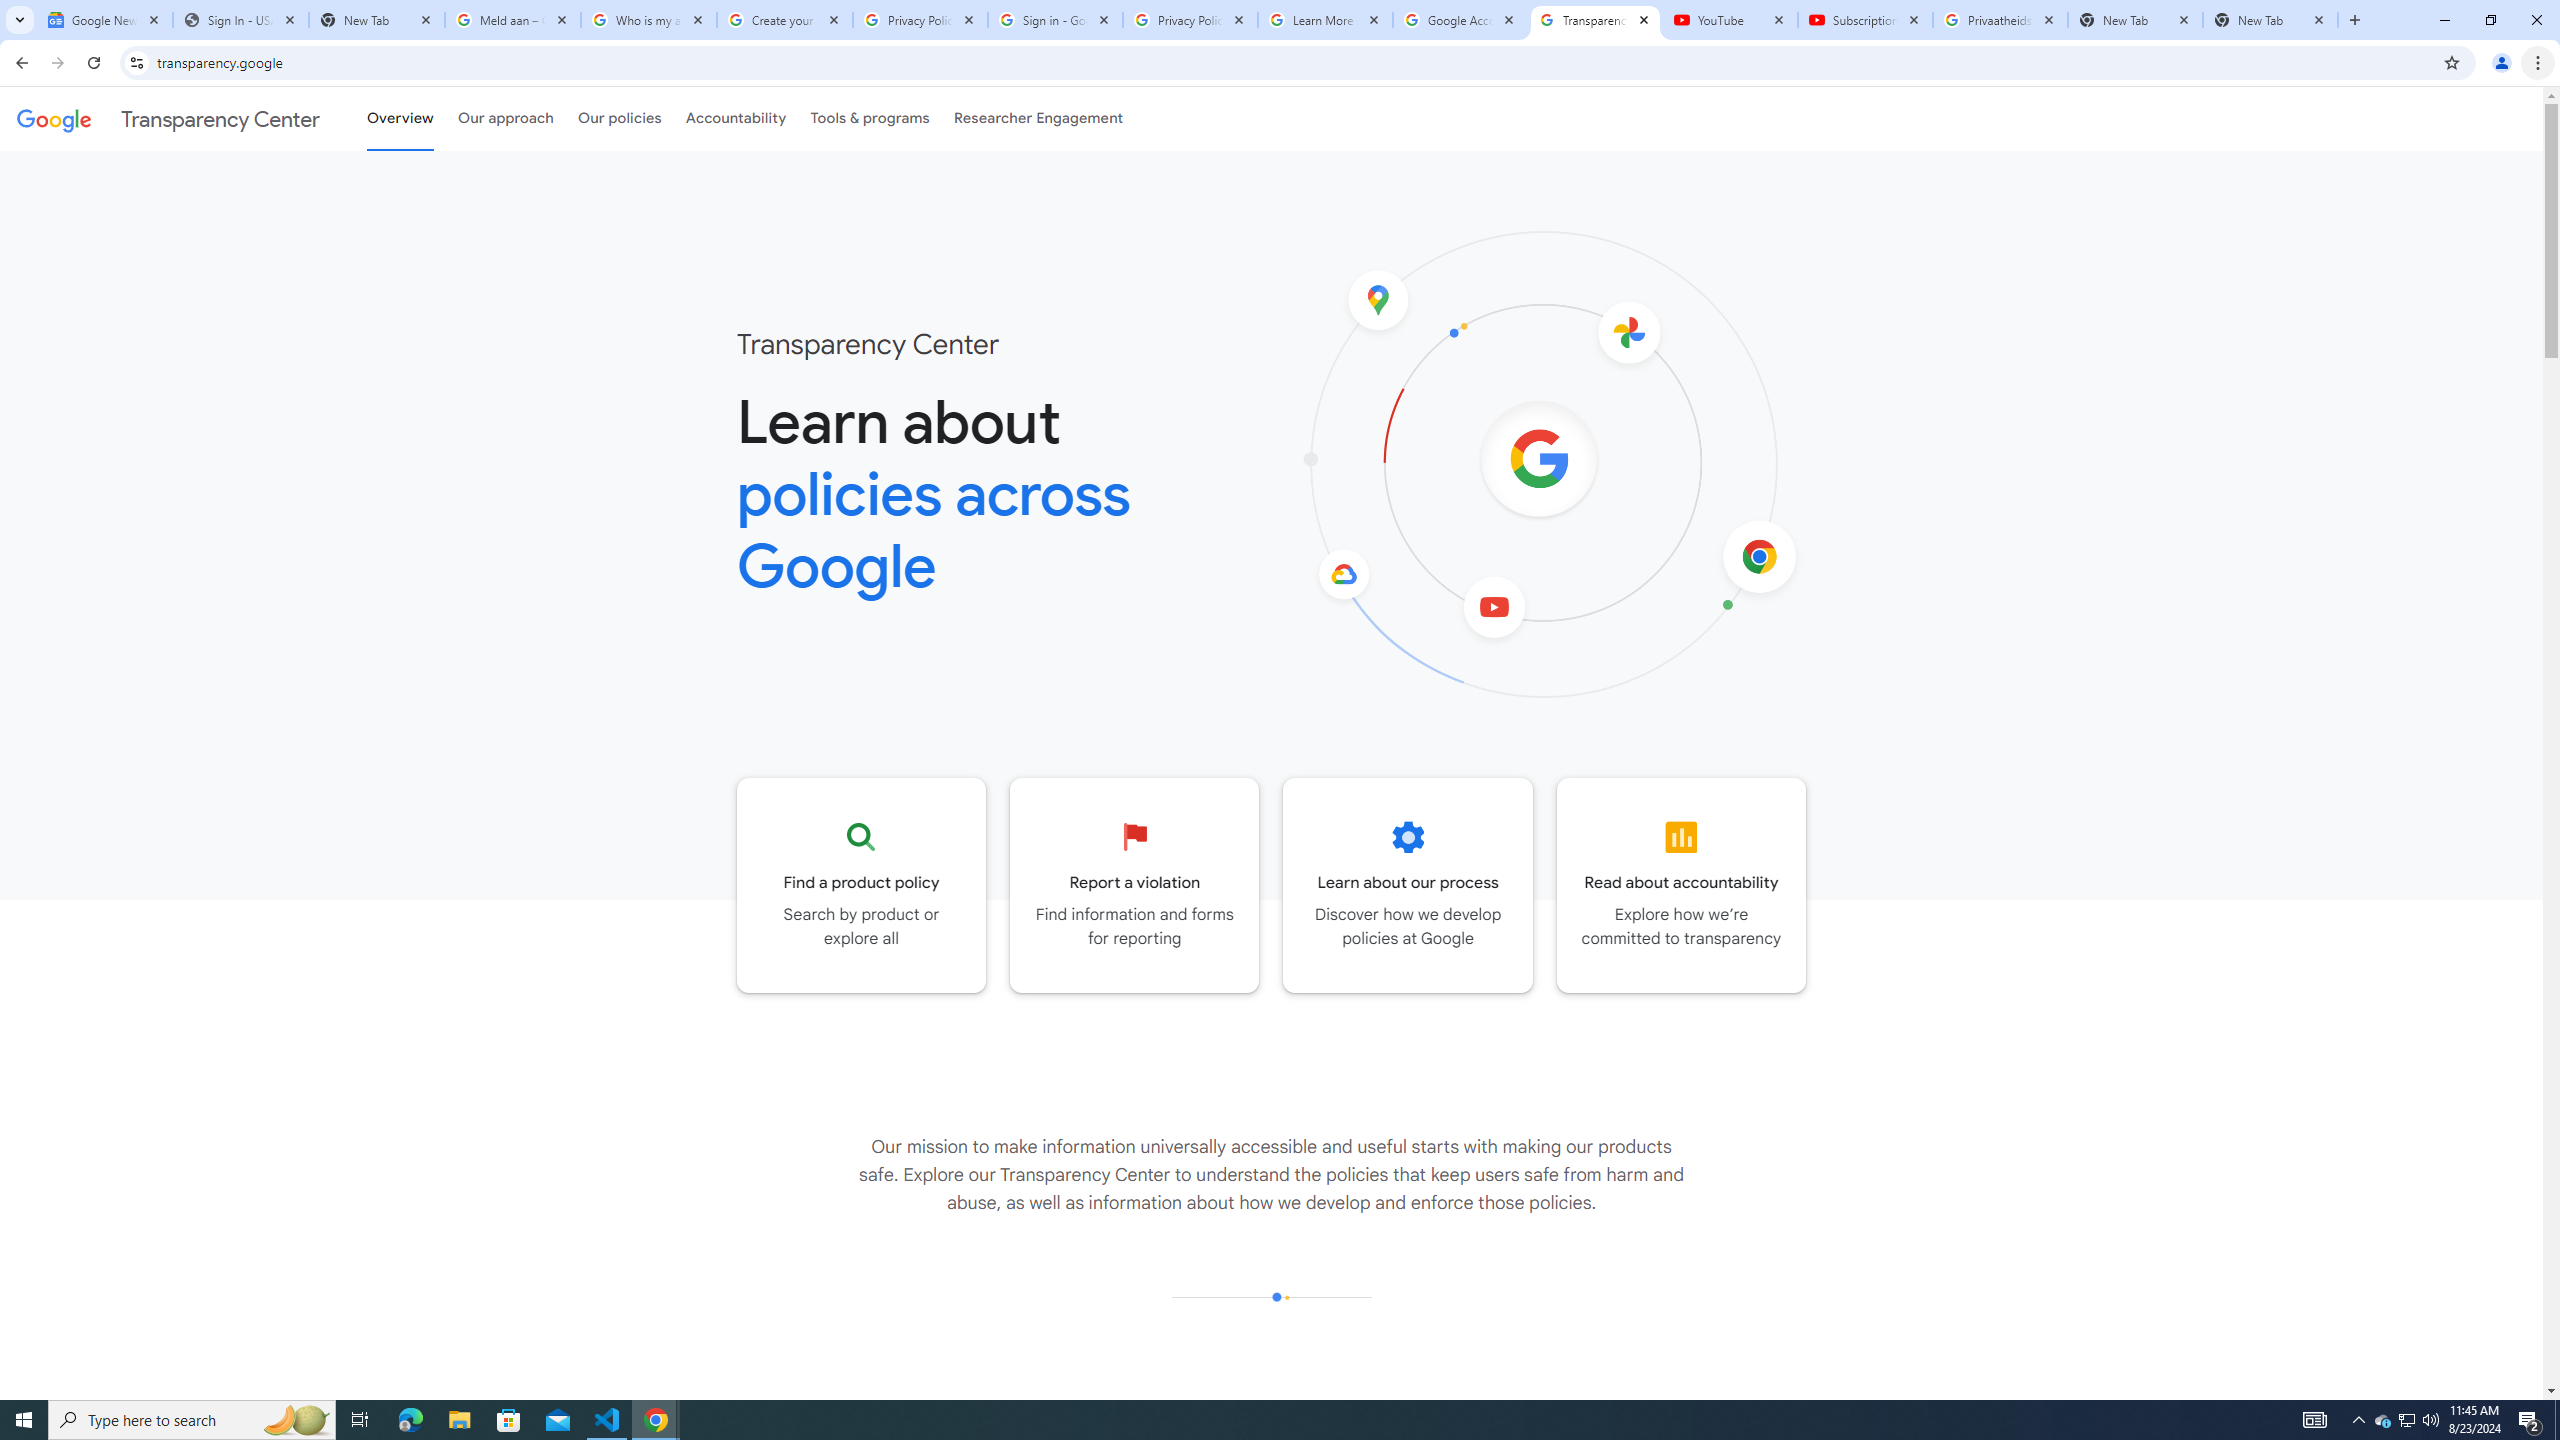 This screenshot has width=2560, height=1440. Describe the element at coordinates (1459, 19) in the screenshot. I see `'Google Account'` at that location.